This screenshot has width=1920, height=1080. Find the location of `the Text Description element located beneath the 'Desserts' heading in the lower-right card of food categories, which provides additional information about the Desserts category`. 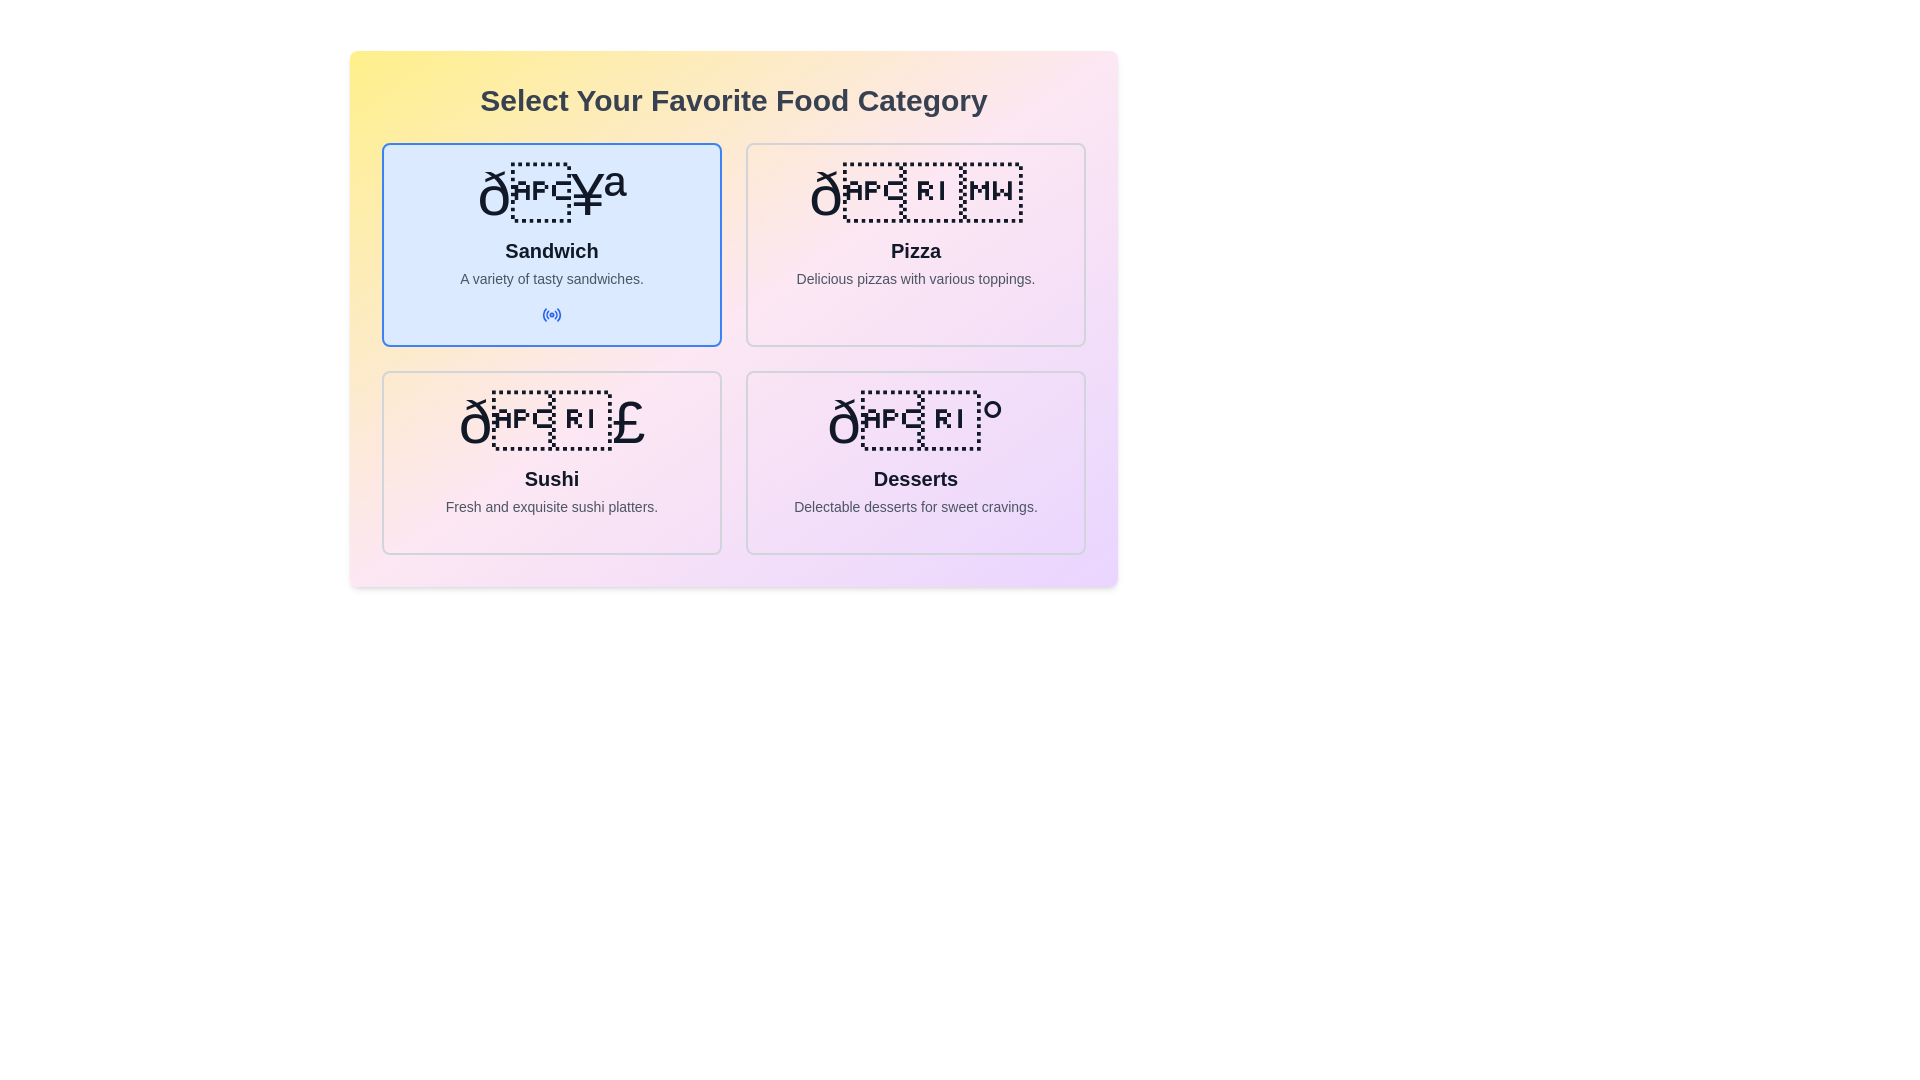

the Text Description element located beneath the 'Desserts' heading in the lower-right card of food categories, which provides additional information about the Desserts category is located at coordinates (915, 505).